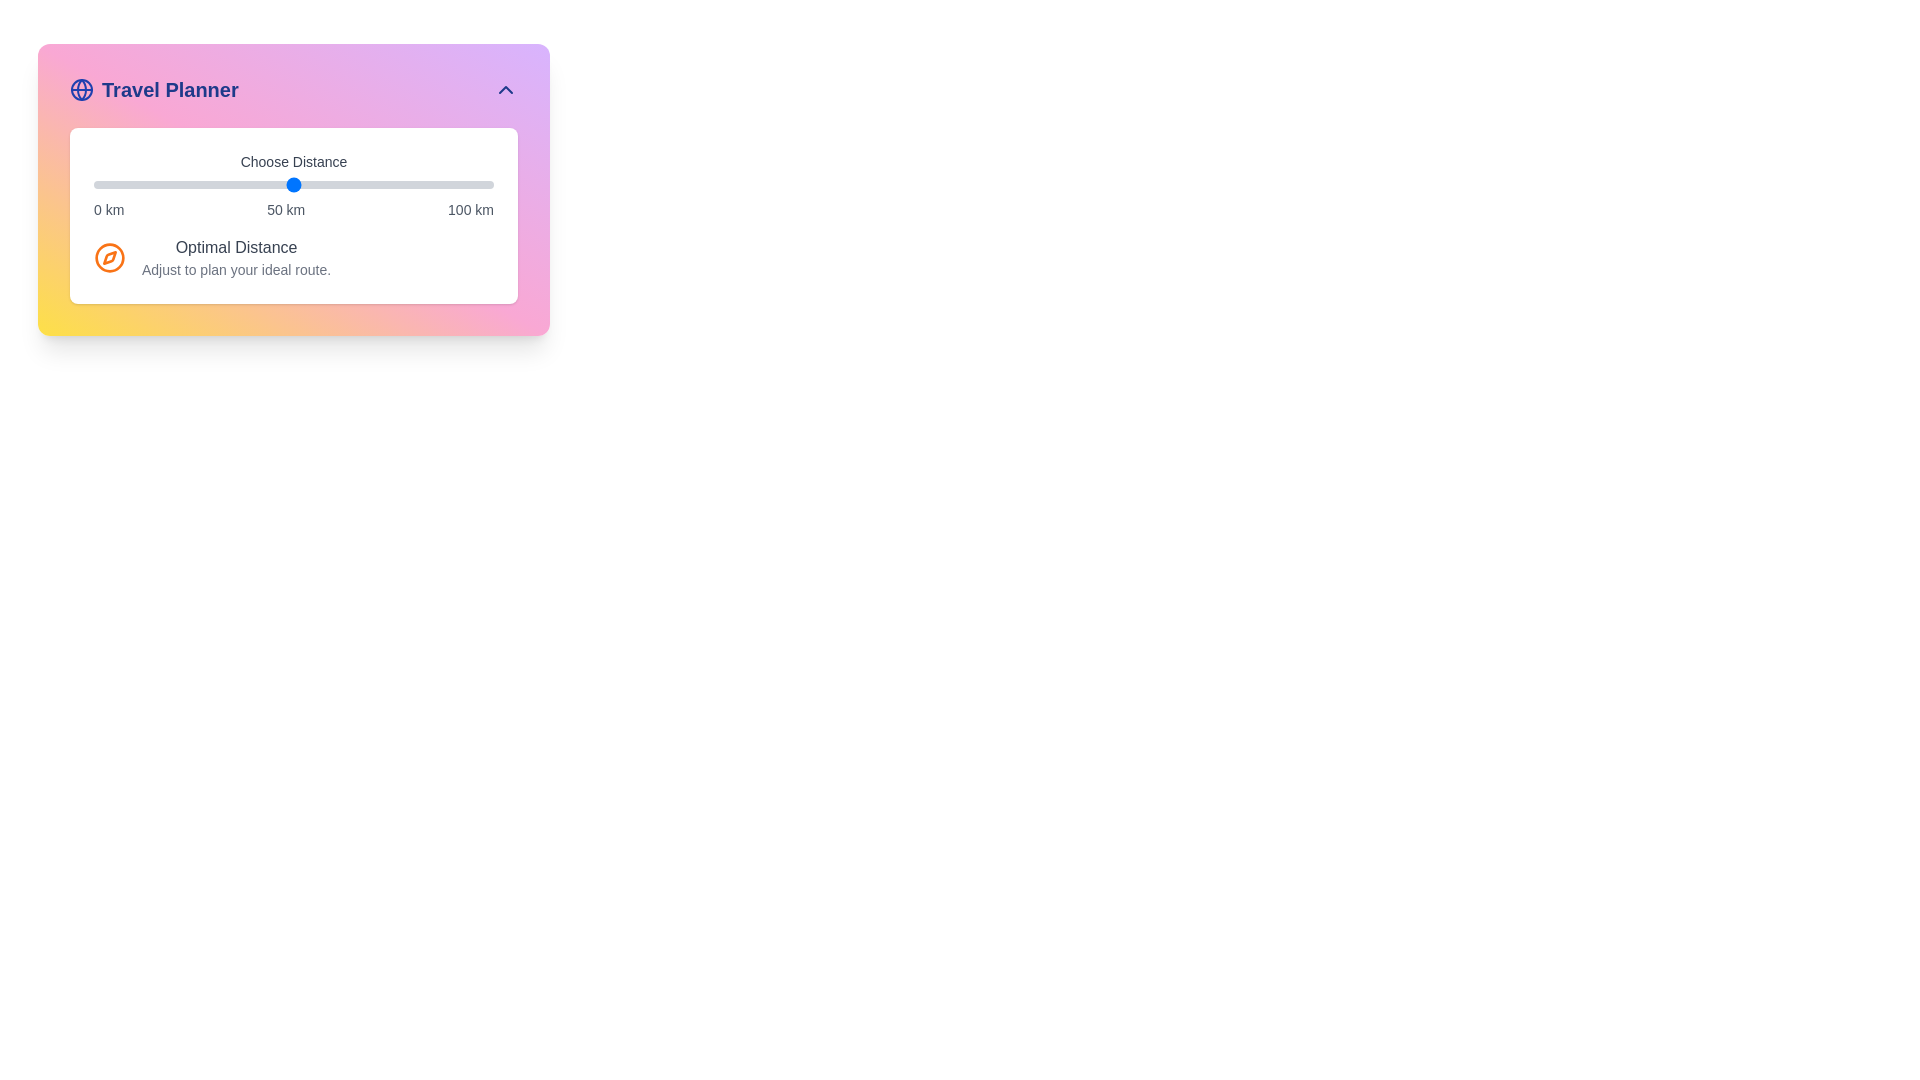 This screenshot has height=1080, width=1920. What do you see at coordinates (393, 185) in the screenshot?
I see `the distance slider` at bounding box center [393, 185].